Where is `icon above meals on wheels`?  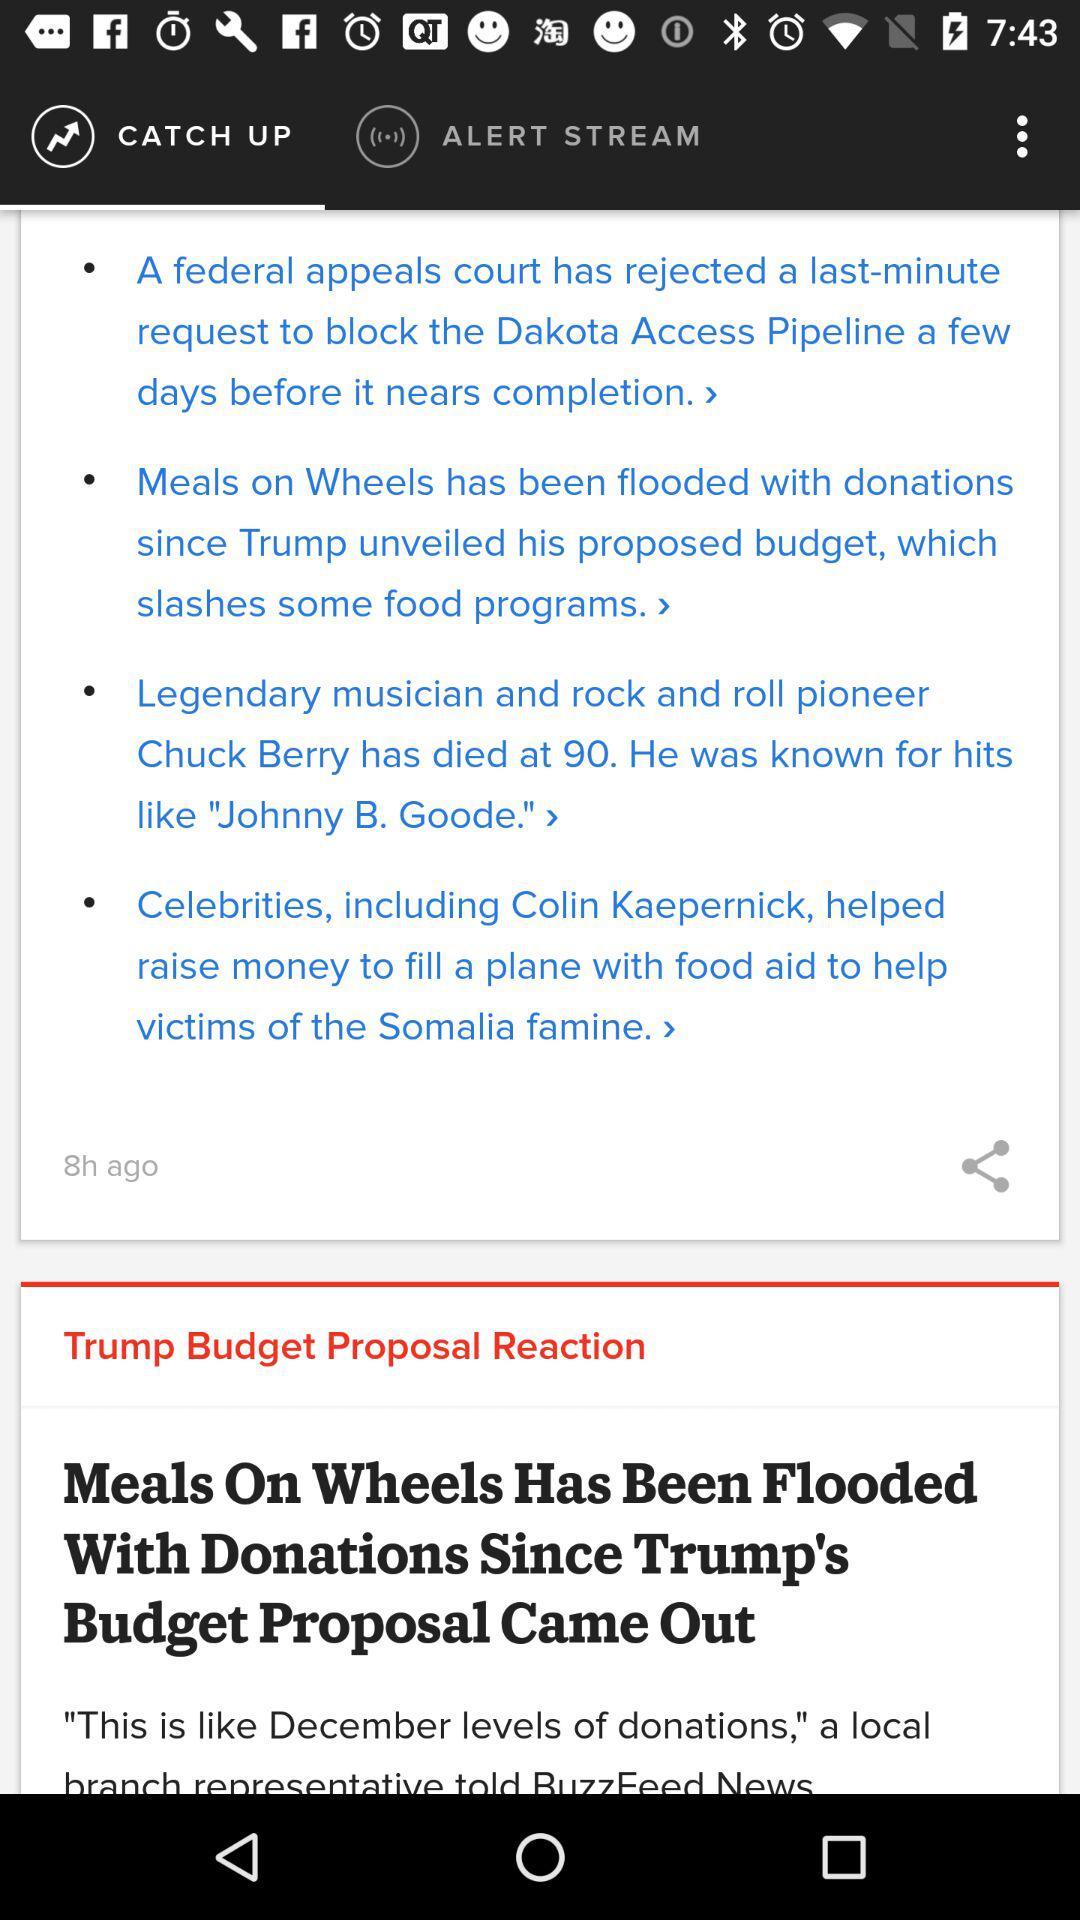
icon above meals on wheels is located at coordinates (576, 331).